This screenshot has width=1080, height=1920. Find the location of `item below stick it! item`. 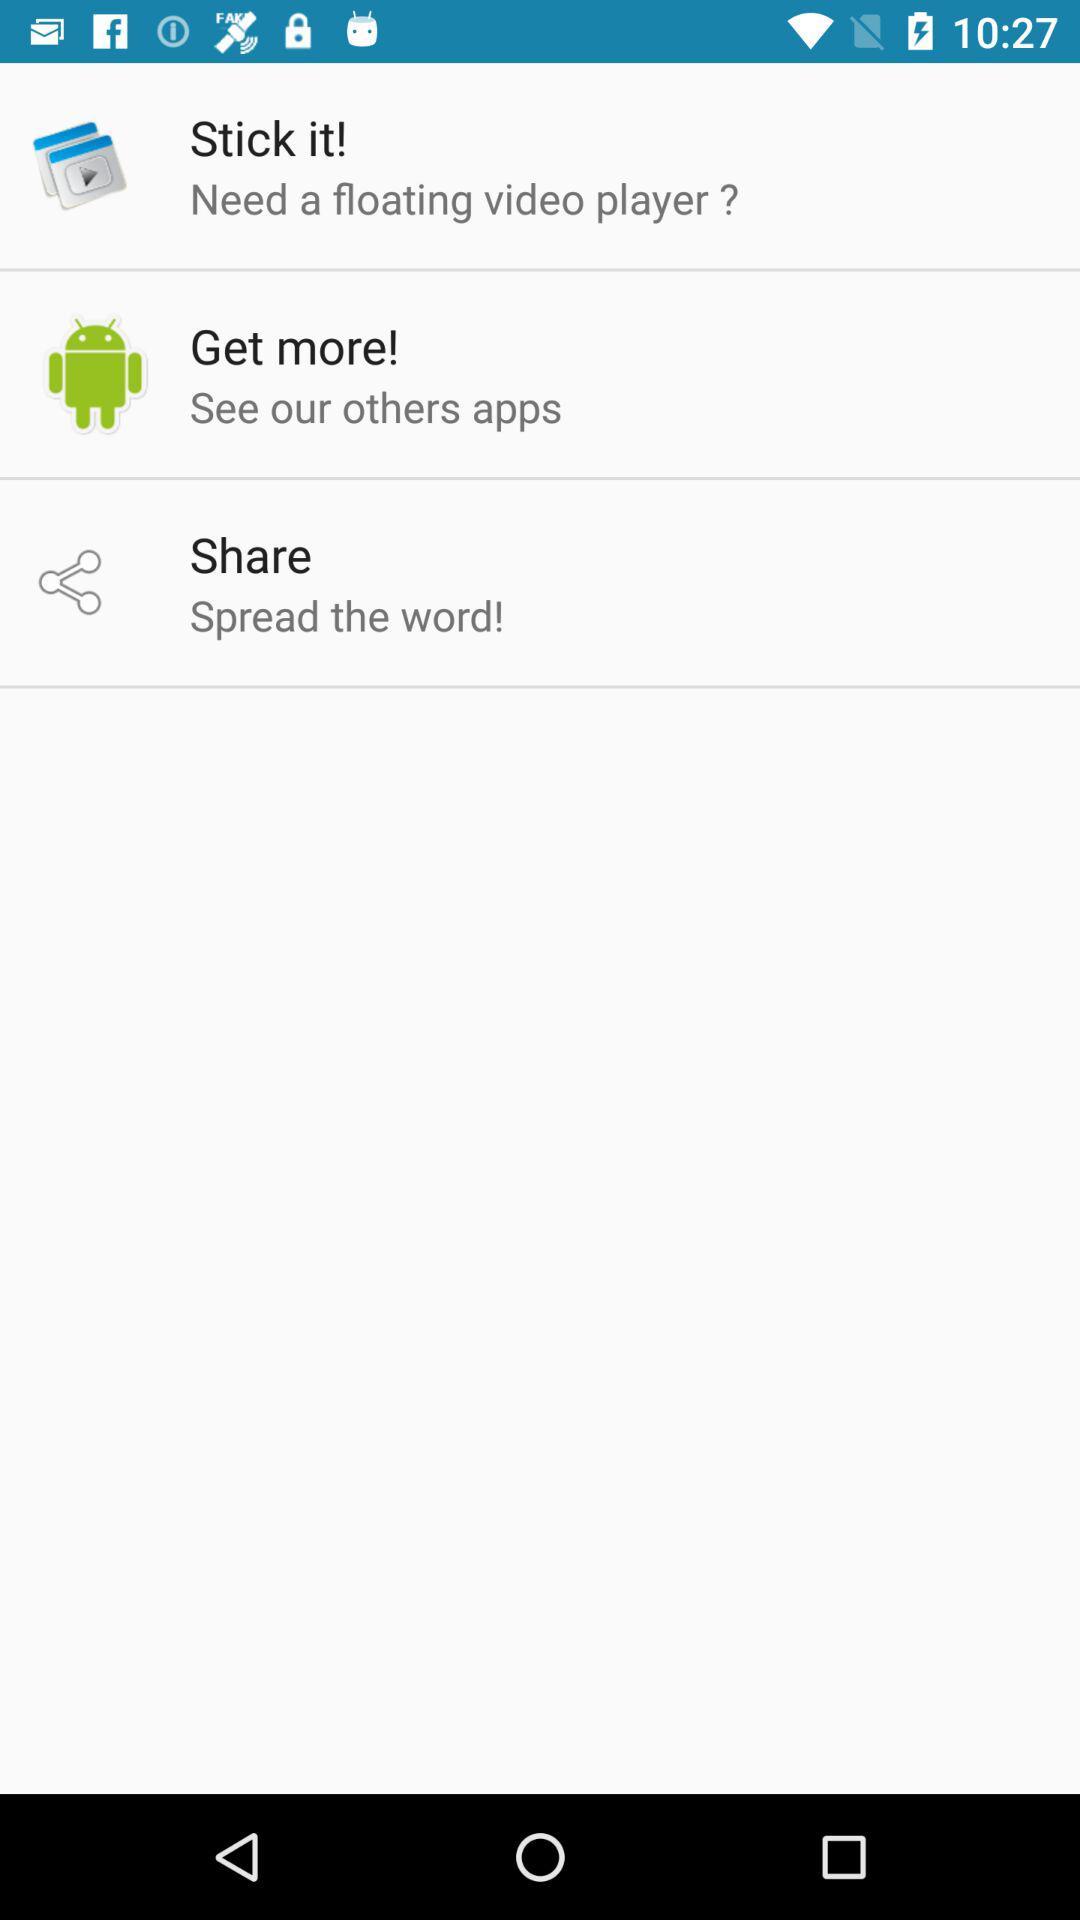

item below stick it! item is located at coordinates (464, 197).